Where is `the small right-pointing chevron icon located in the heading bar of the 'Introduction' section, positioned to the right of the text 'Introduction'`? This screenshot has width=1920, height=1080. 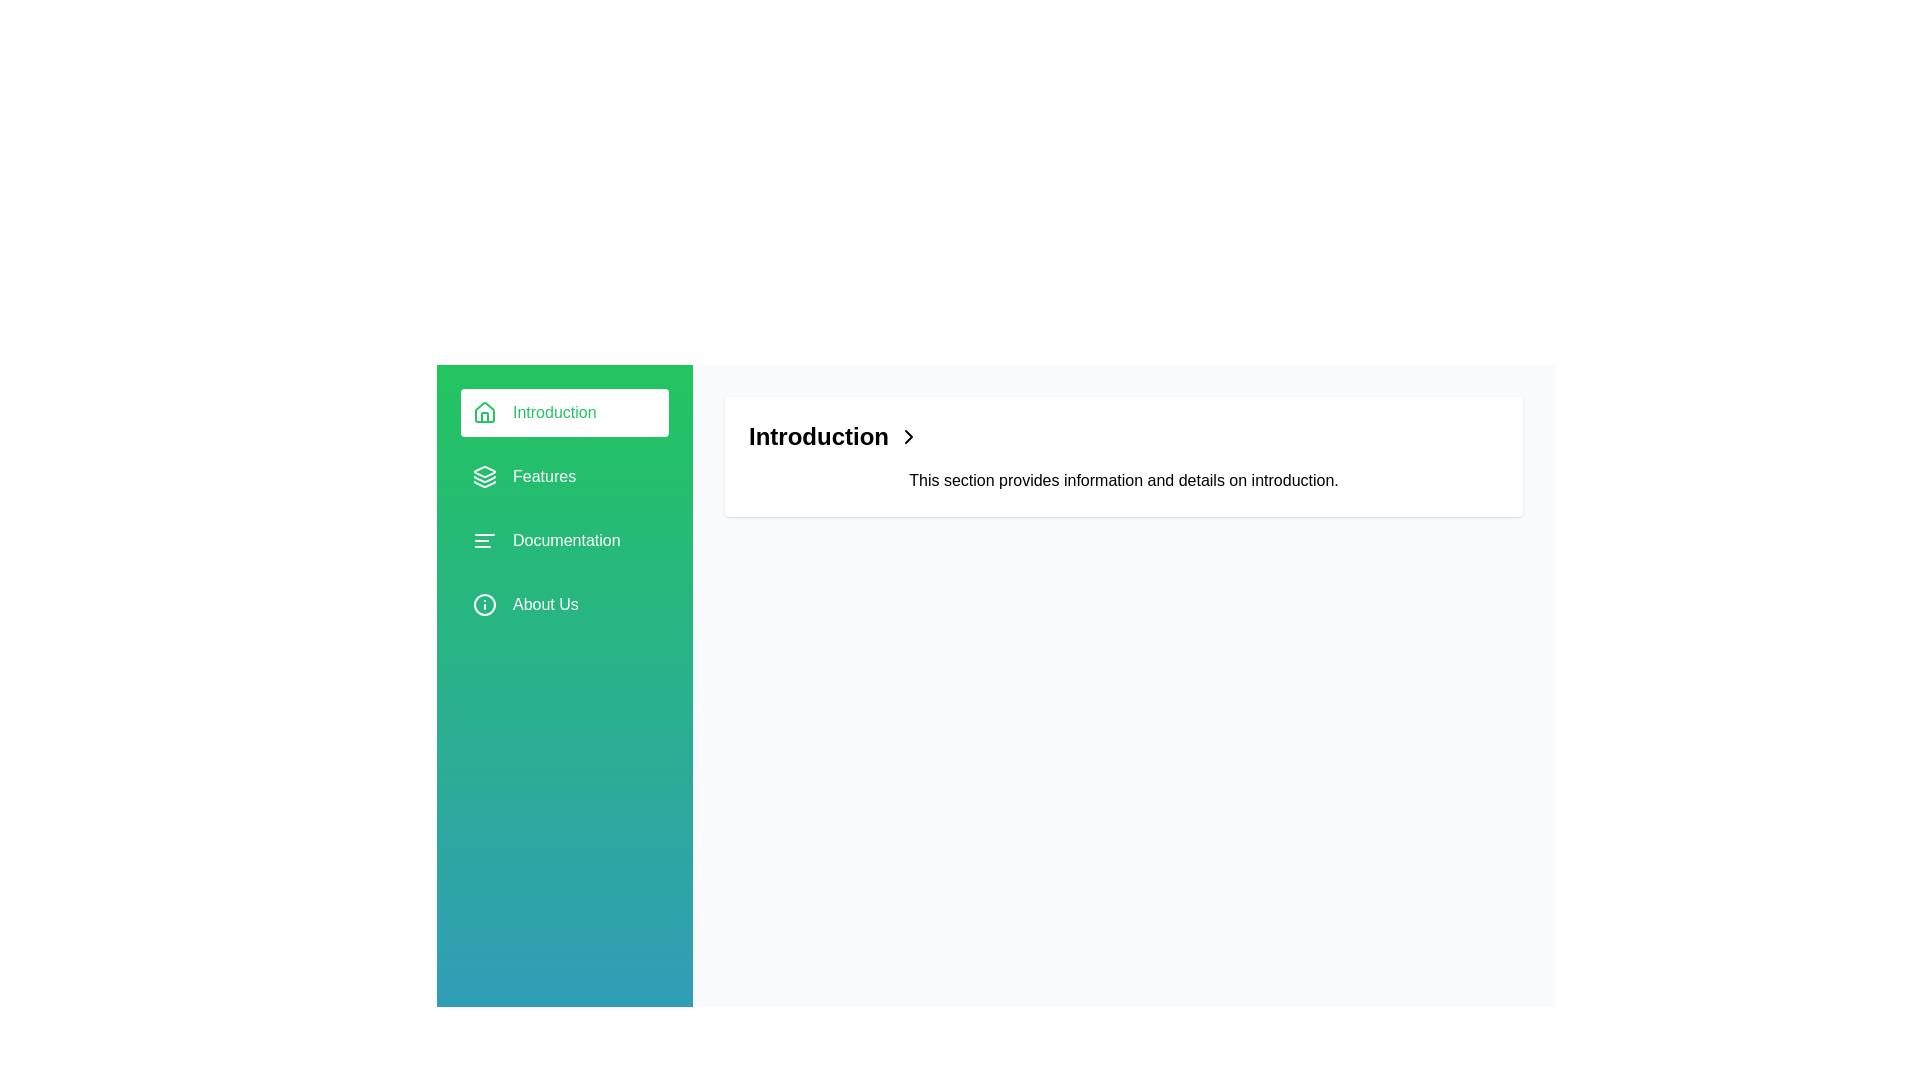
the small right-pointing chevron icon located in the heading bar of the 'Introduction' section, positioned to the right of the text 'Introduction' is located at coordinates (907, 435).